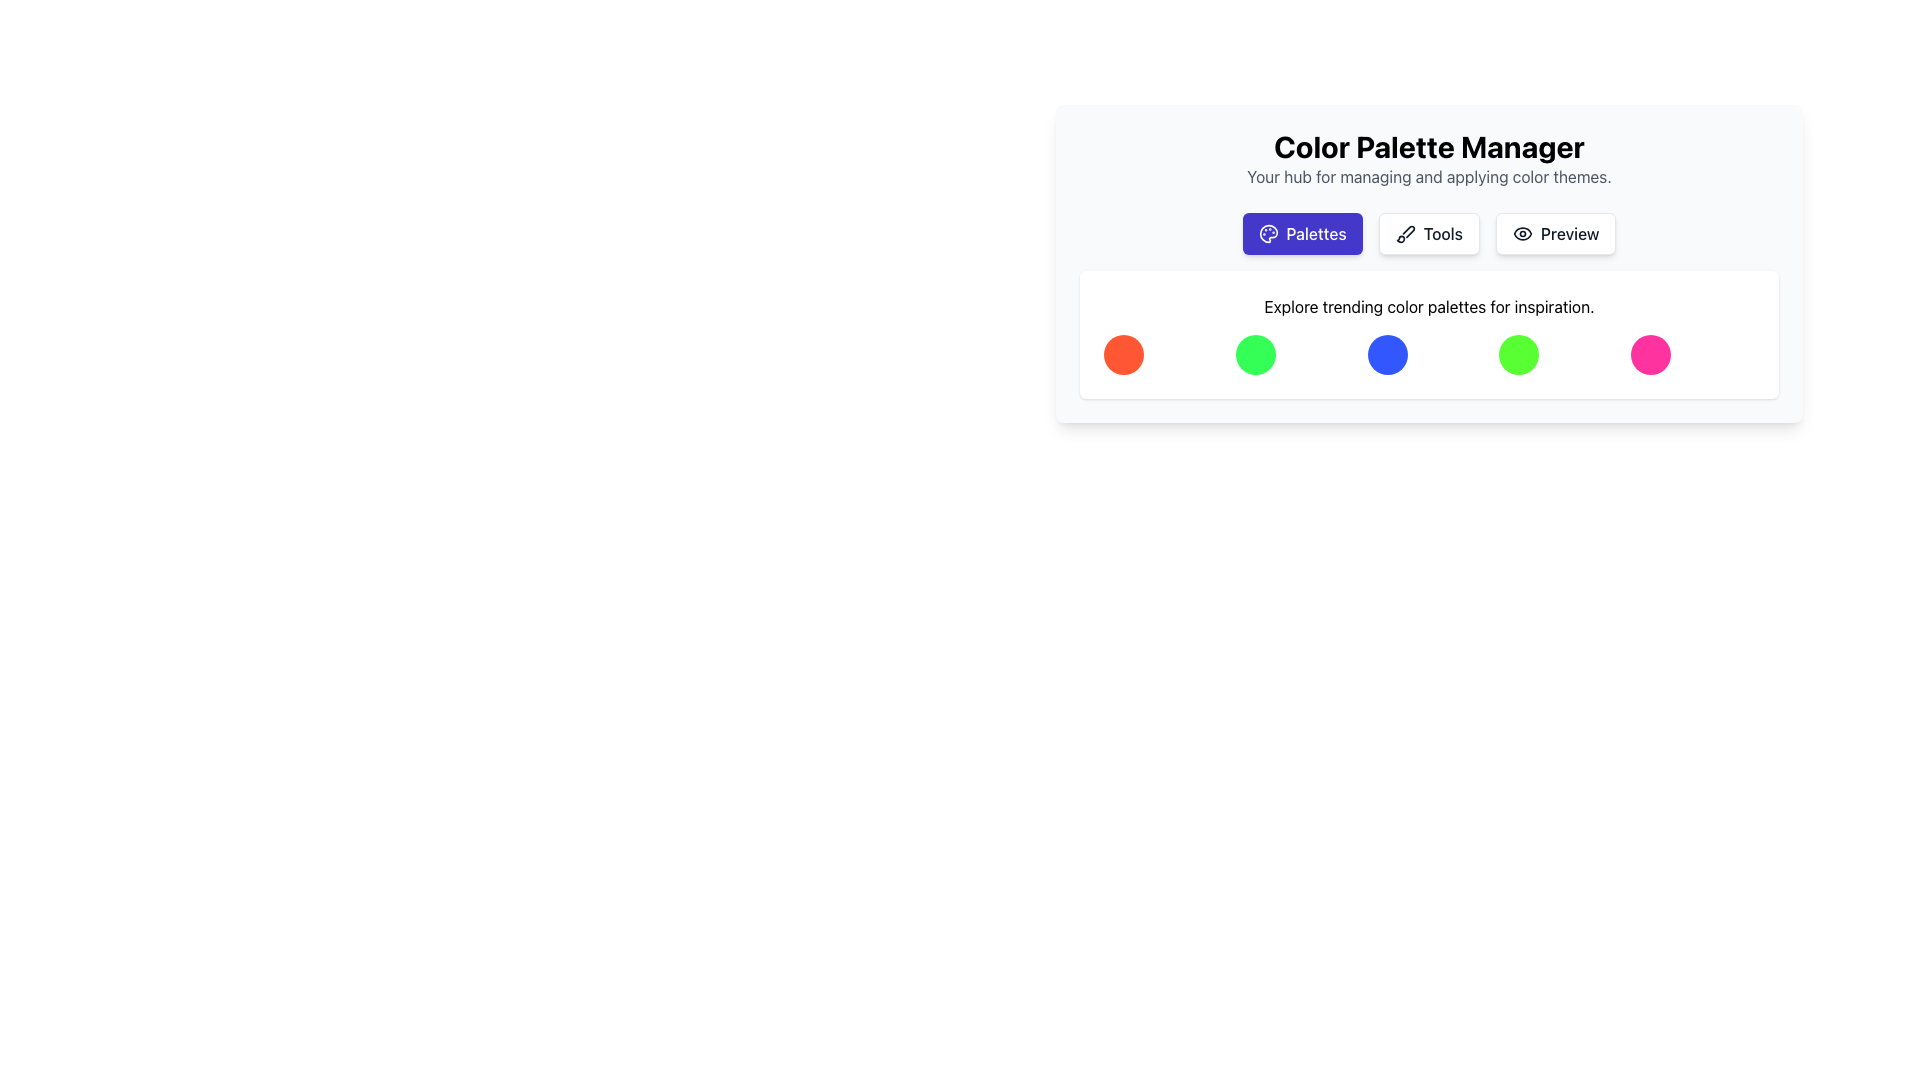  What do you see at coordinates (1521, 233) in the screenshot?
I see `the preview icon located to the left of the 'Preview' text within the button labeled 'Preview' at the top-right corner of the color palette tools card layout` at bounding box center [1521, 233].